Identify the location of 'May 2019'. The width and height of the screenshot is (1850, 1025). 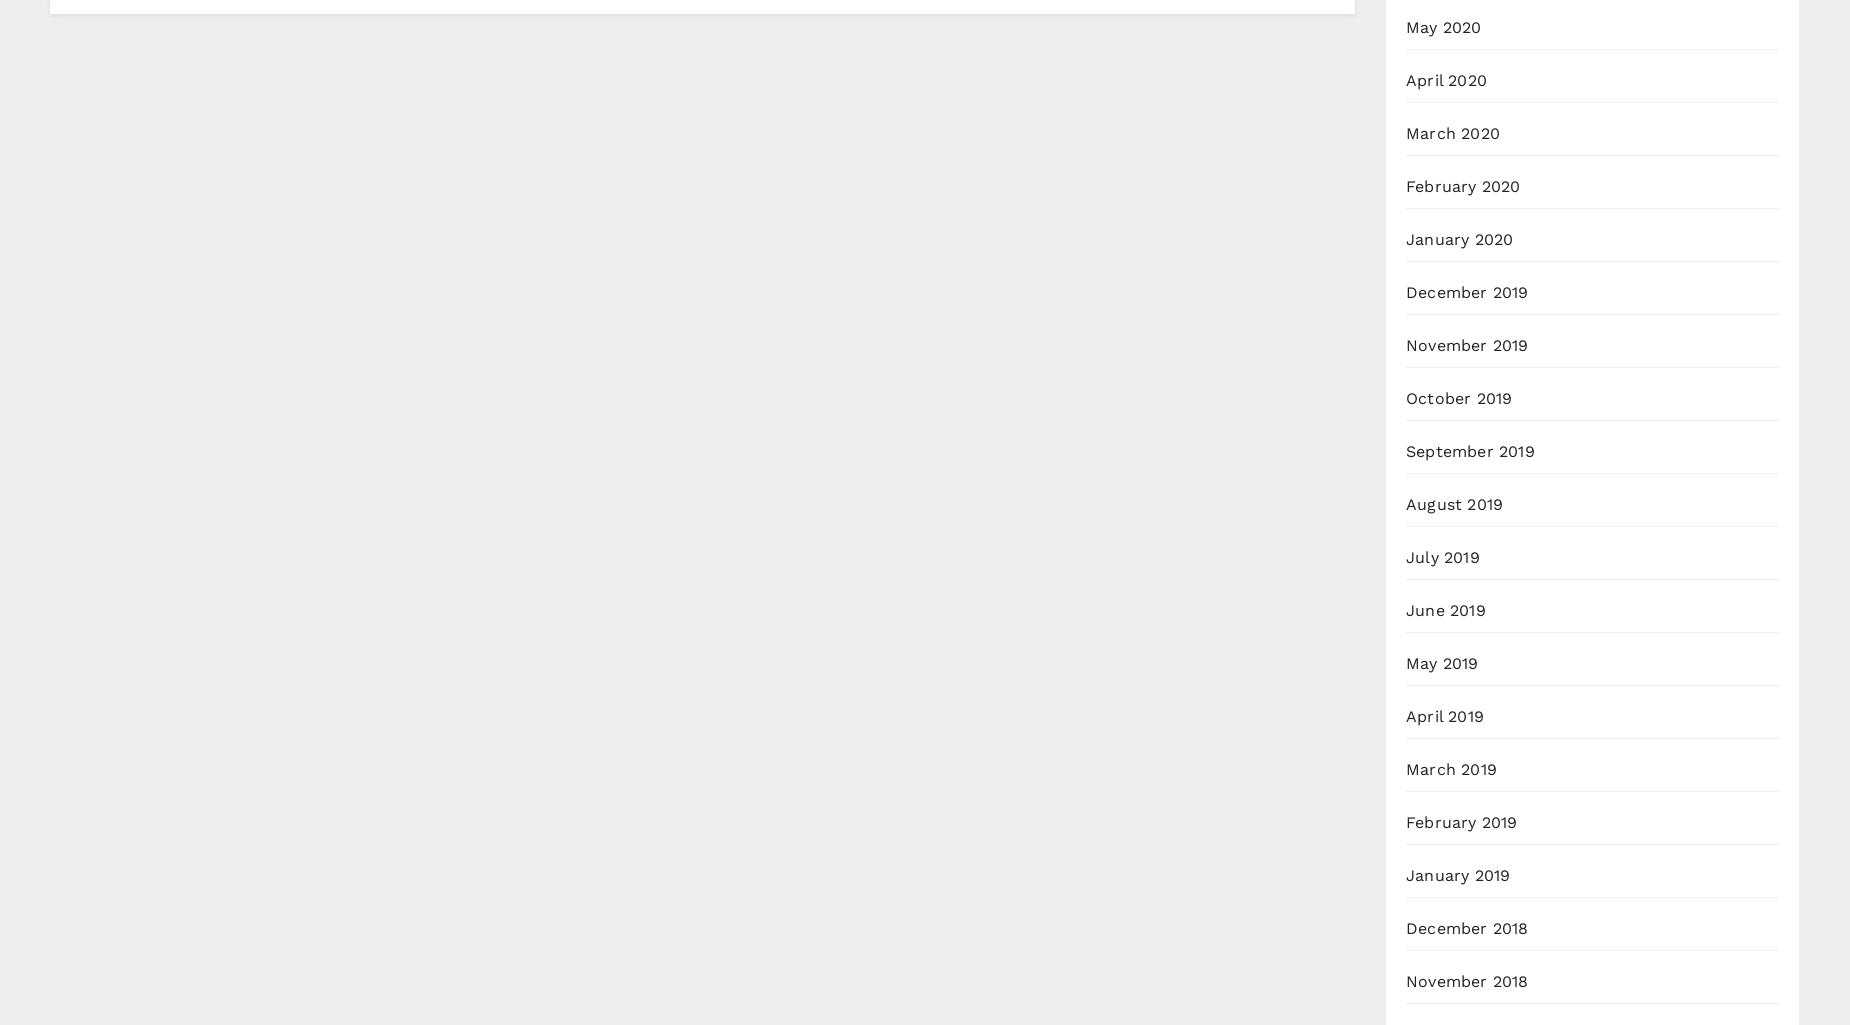
(1442, 663).